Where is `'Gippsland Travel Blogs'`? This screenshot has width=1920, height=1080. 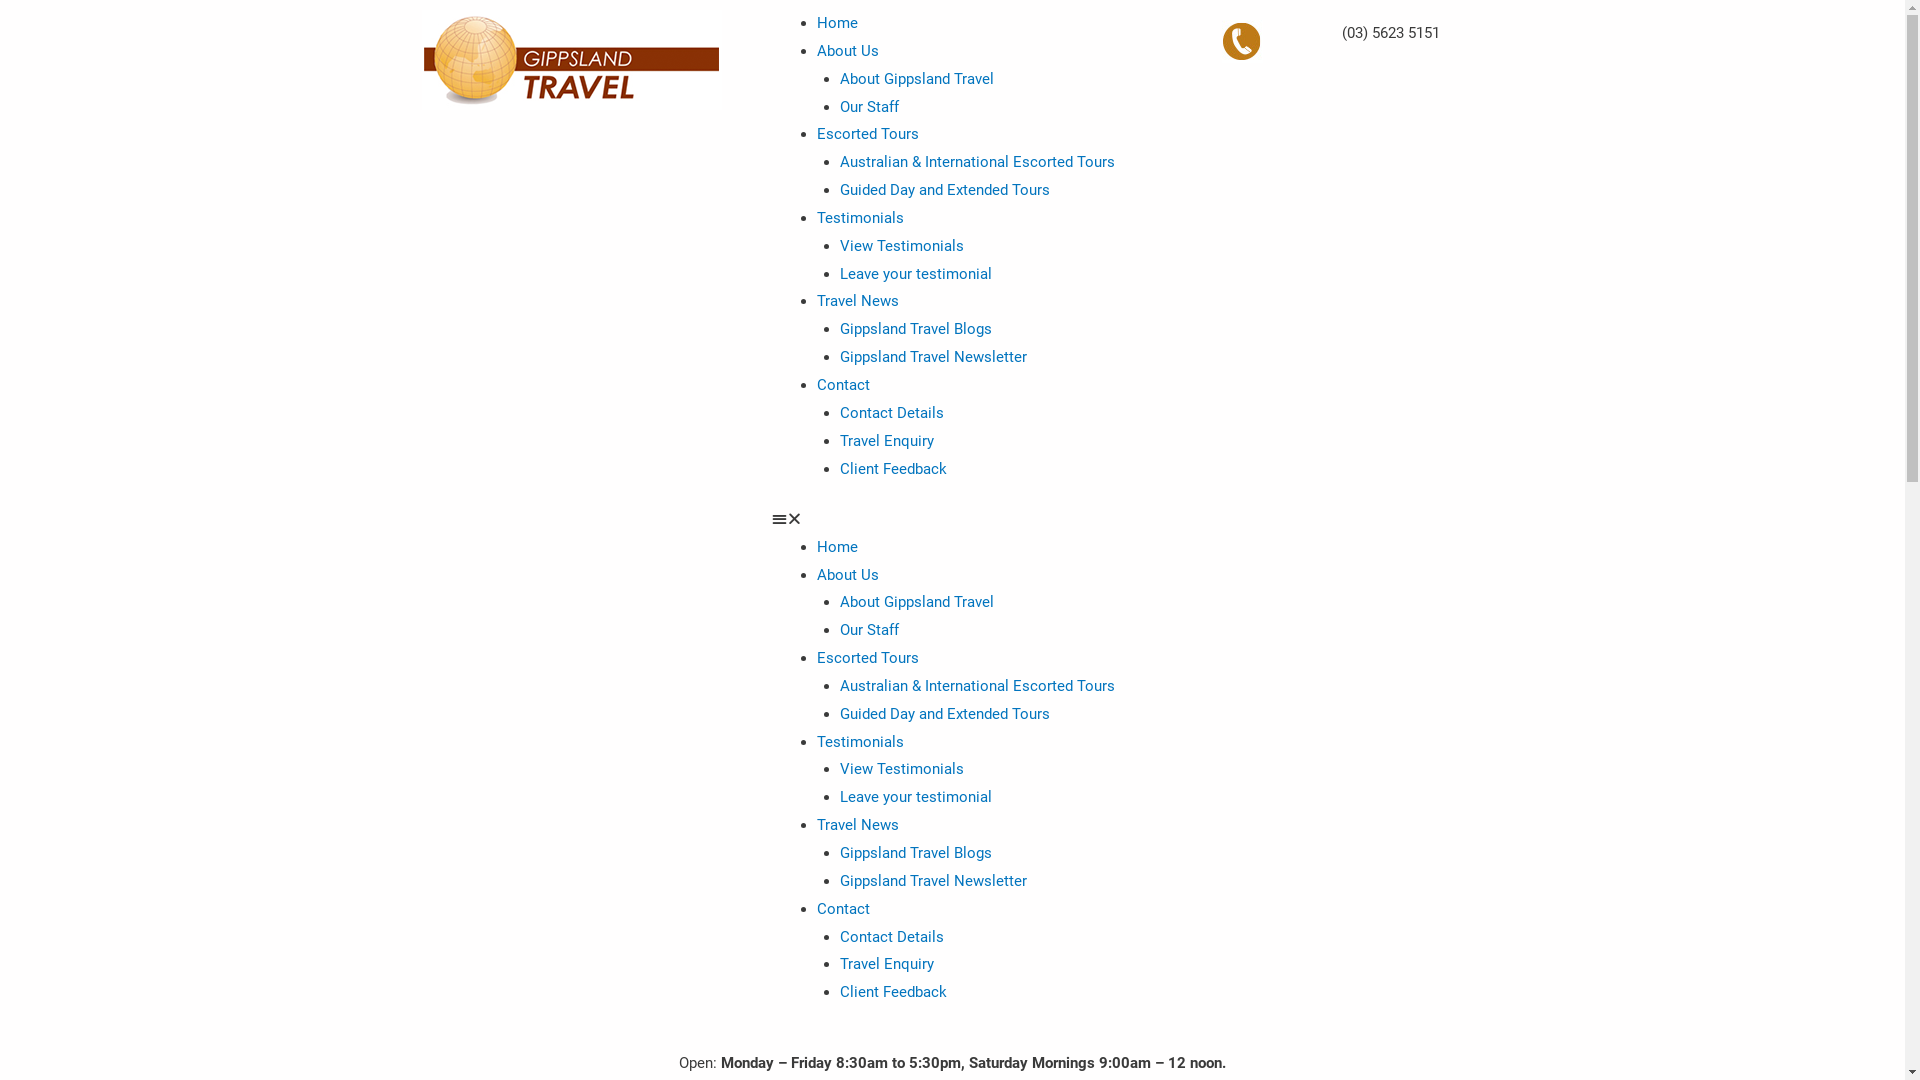
'Gippsland Travel Blogs' is located at coordinates (915, 852).